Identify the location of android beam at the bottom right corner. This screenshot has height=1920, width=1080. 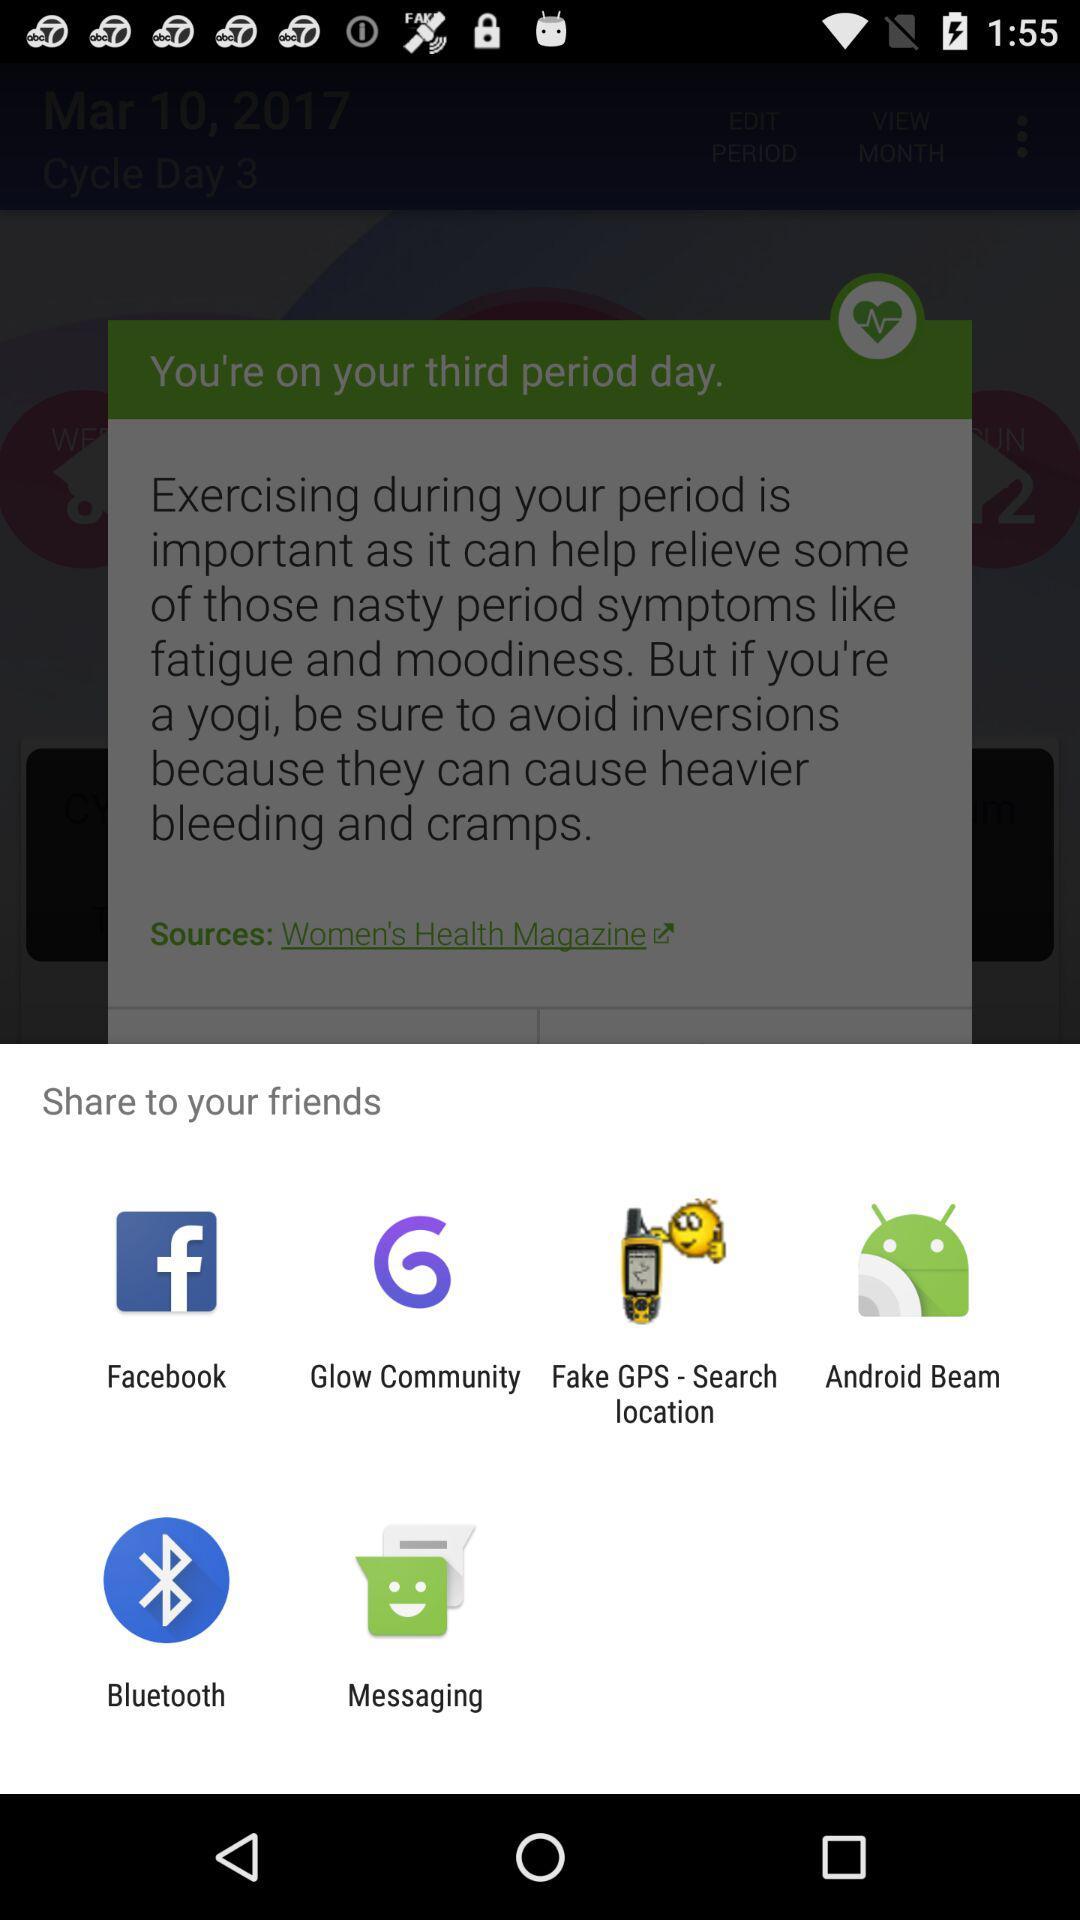
(913, 1392).